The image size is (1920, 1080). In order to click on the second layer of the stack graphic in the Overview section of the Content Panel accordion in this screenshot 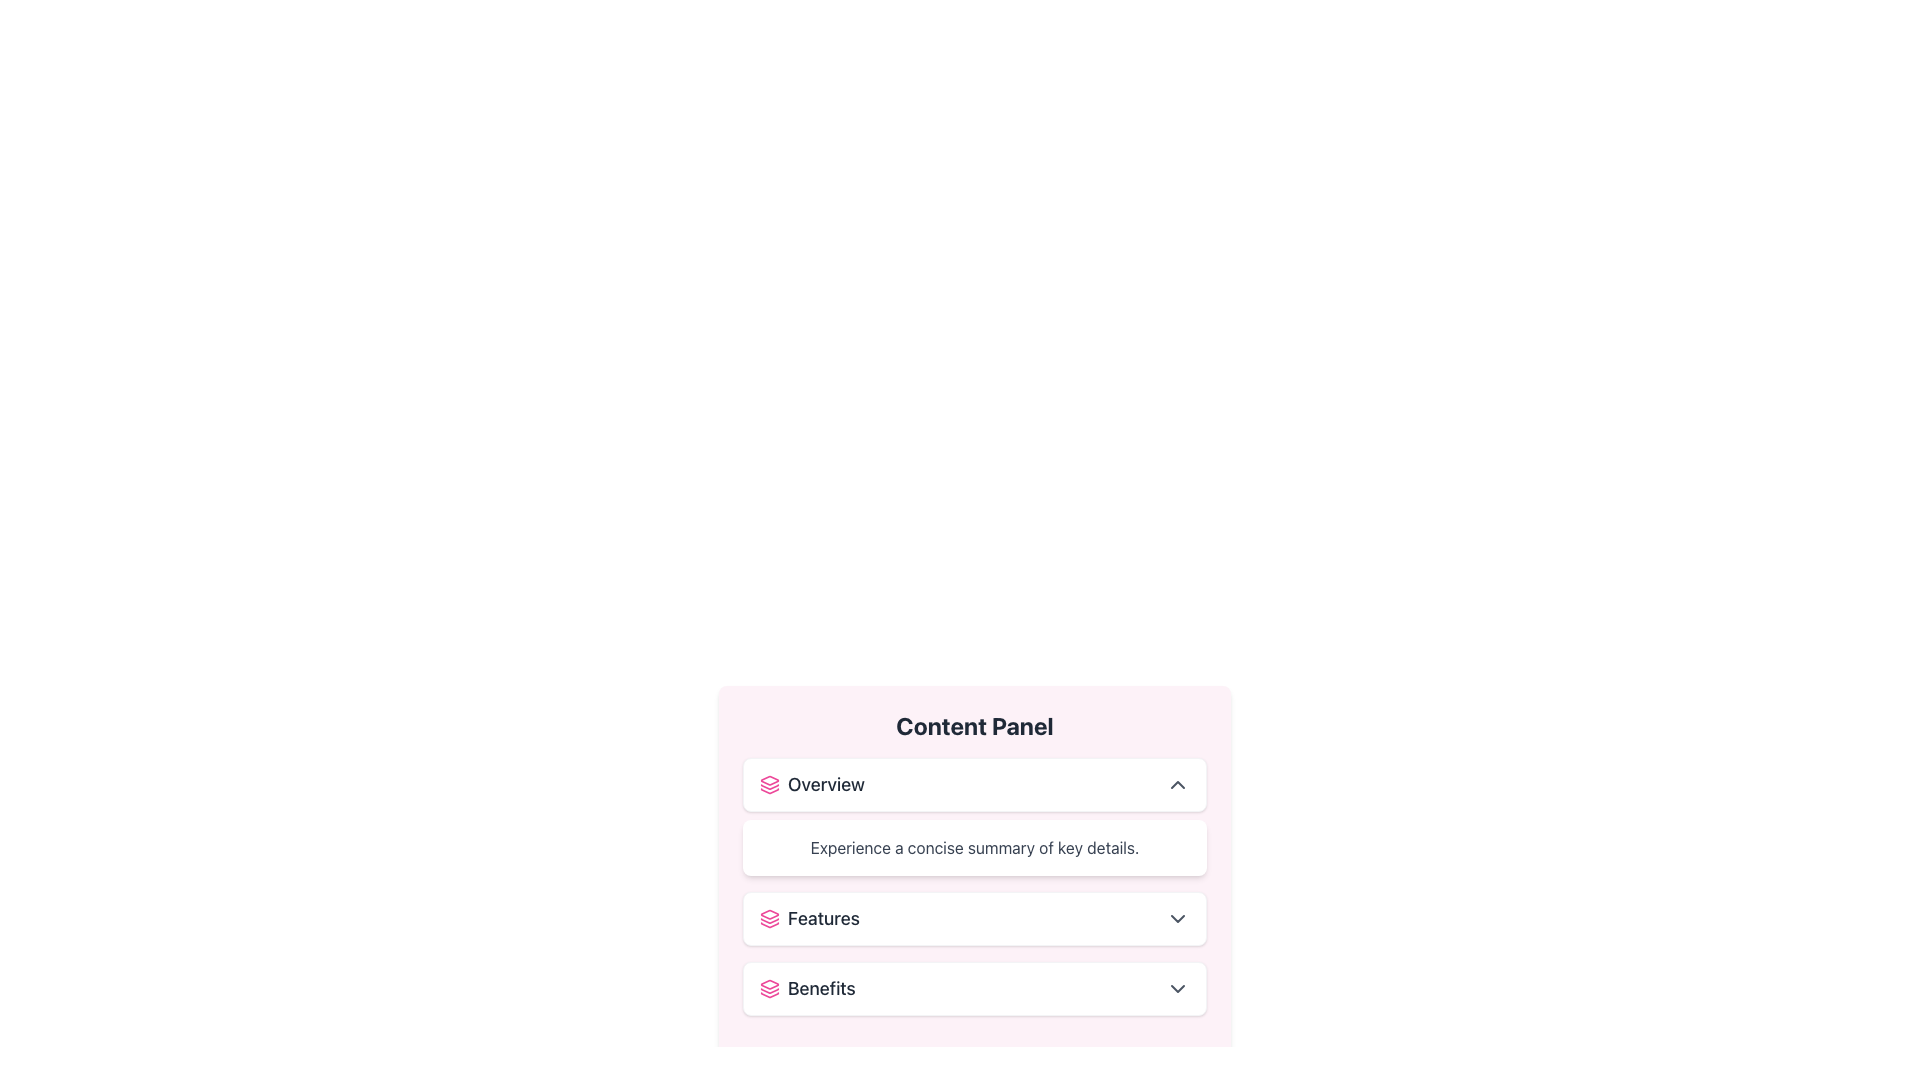, I will do `click(768, 786)`.